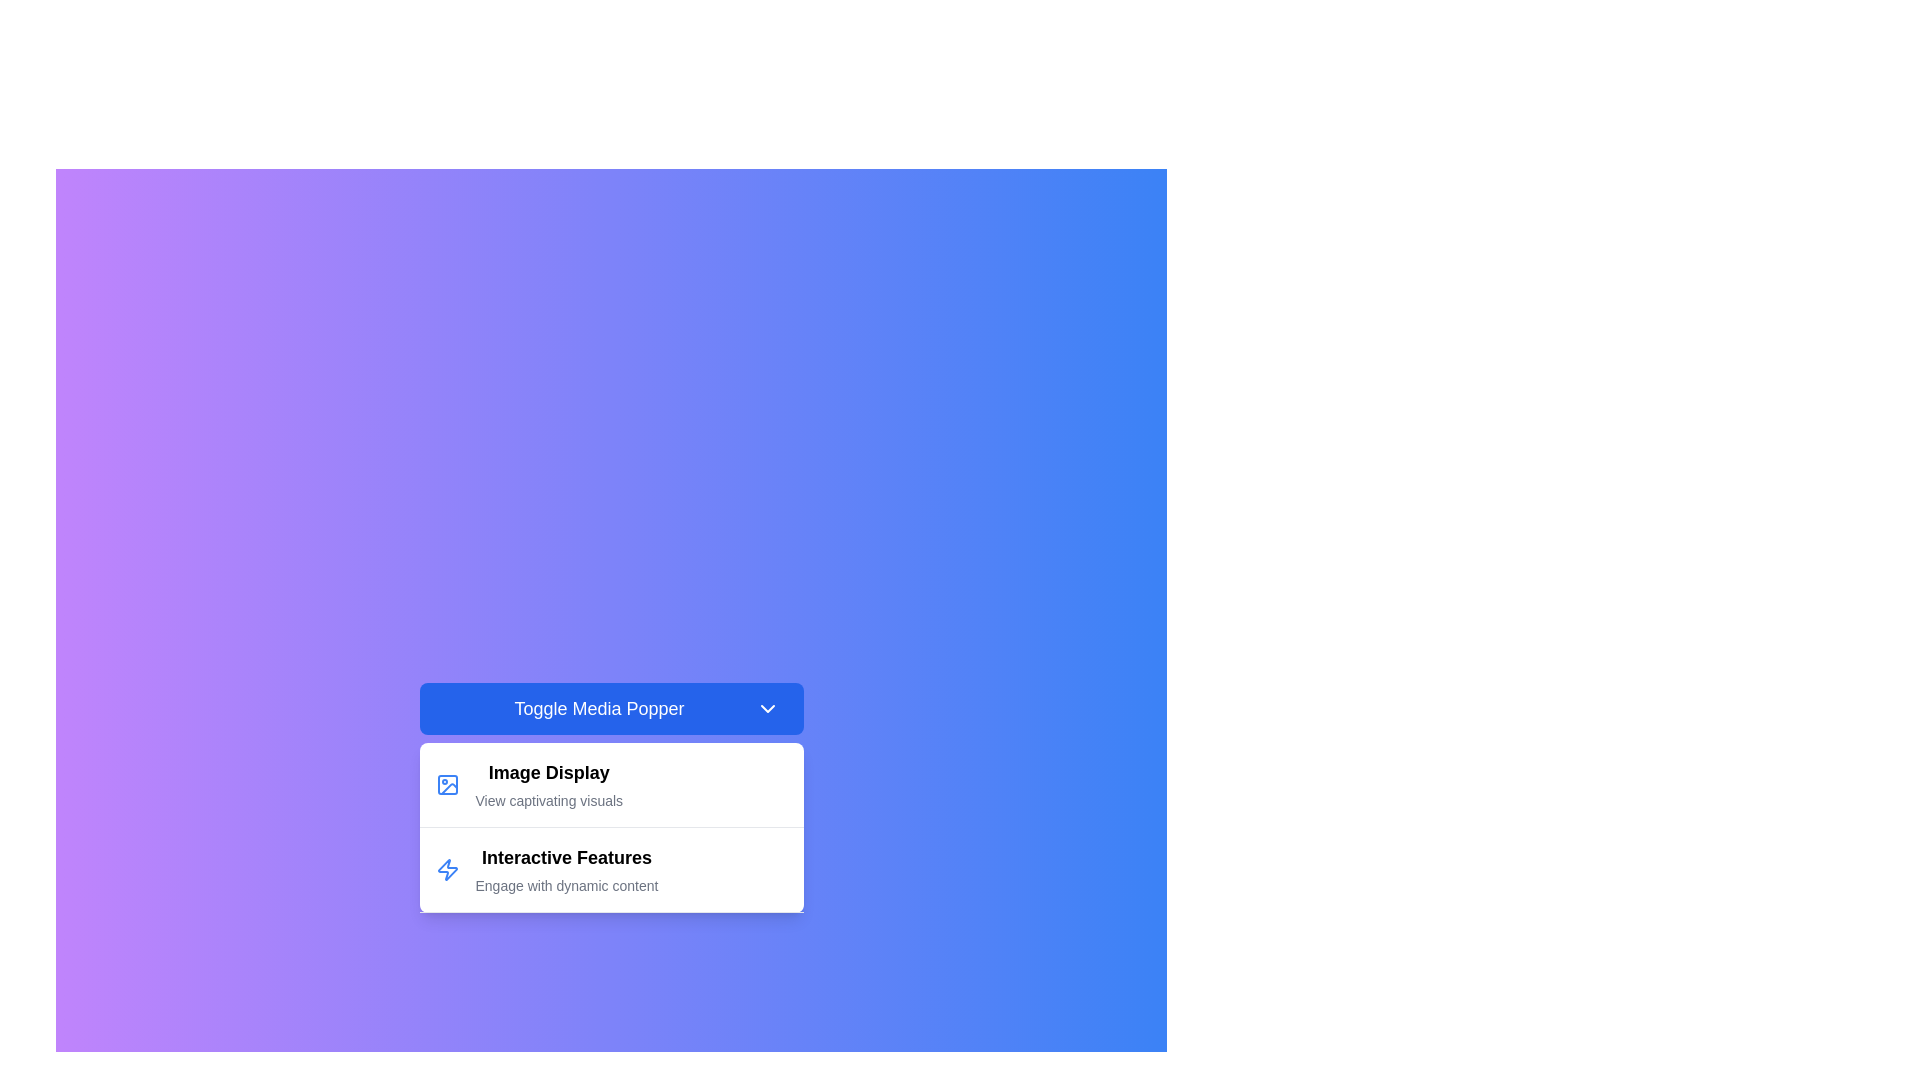  Describe the element at coordinates (446, 869) in the screenshot. I see `the blue lightning-shaped icon in the 'Interactive Features' list item under the 'Toggle Media Popper' drop-down menu` at that location.